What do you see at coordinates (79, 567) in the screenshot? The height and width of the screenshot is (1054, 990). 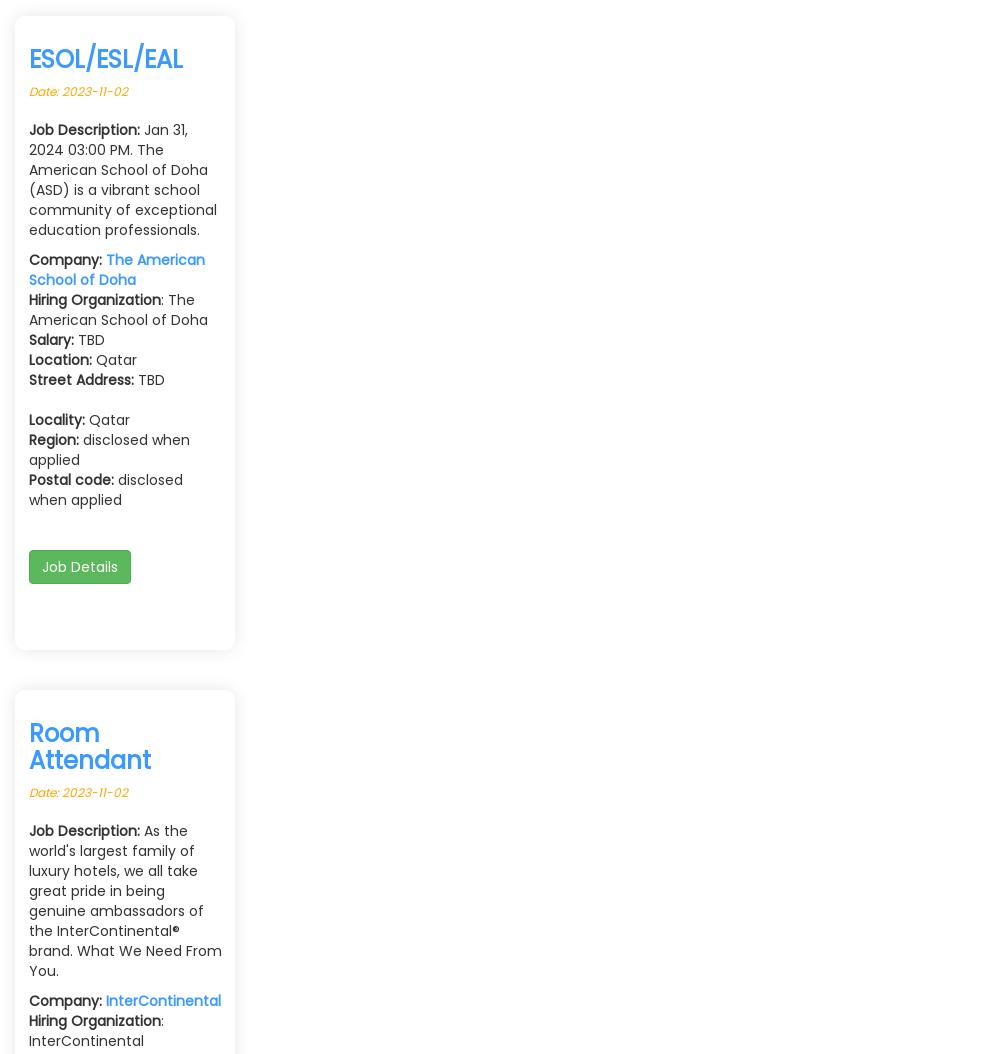 I see `'Job Details'` at bounding box center [79, 567].